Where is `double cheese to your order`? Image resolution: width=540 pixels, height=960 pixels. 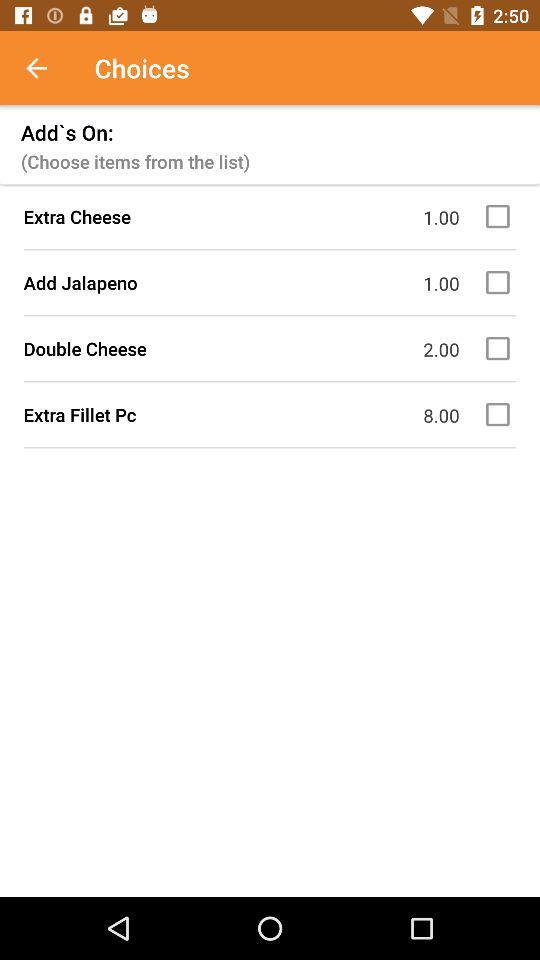 double cheese to your order is located at coordinates (500, 348).